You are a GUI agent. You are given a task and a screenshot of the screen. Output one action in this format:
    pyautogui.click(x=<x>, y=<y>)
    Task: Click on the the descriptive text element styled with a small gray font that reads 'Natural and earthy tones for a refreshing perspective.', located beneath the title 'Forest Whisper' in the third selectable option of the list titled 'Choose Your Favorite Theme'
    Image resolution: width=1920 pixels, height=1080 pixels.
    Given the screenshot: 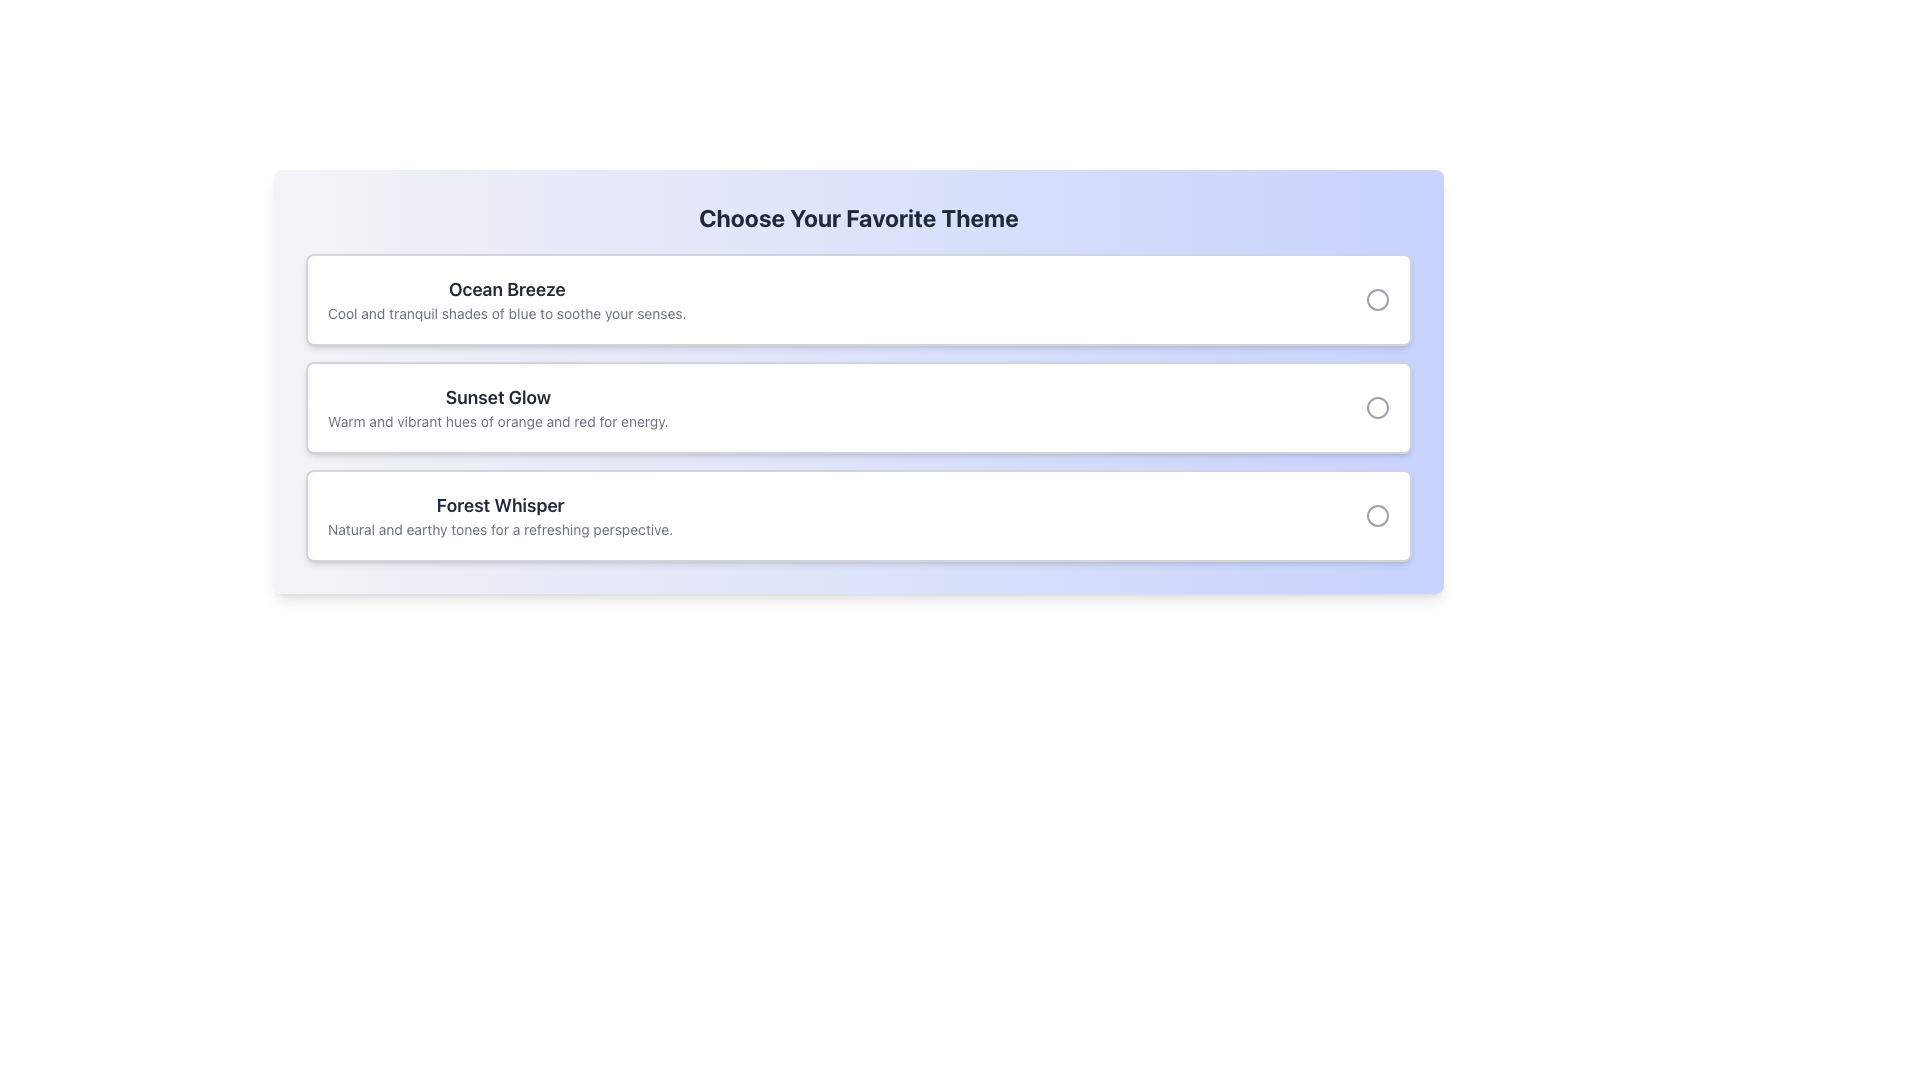 What is the action you would take?
    pyautogui.click(x=500, y=528)
    